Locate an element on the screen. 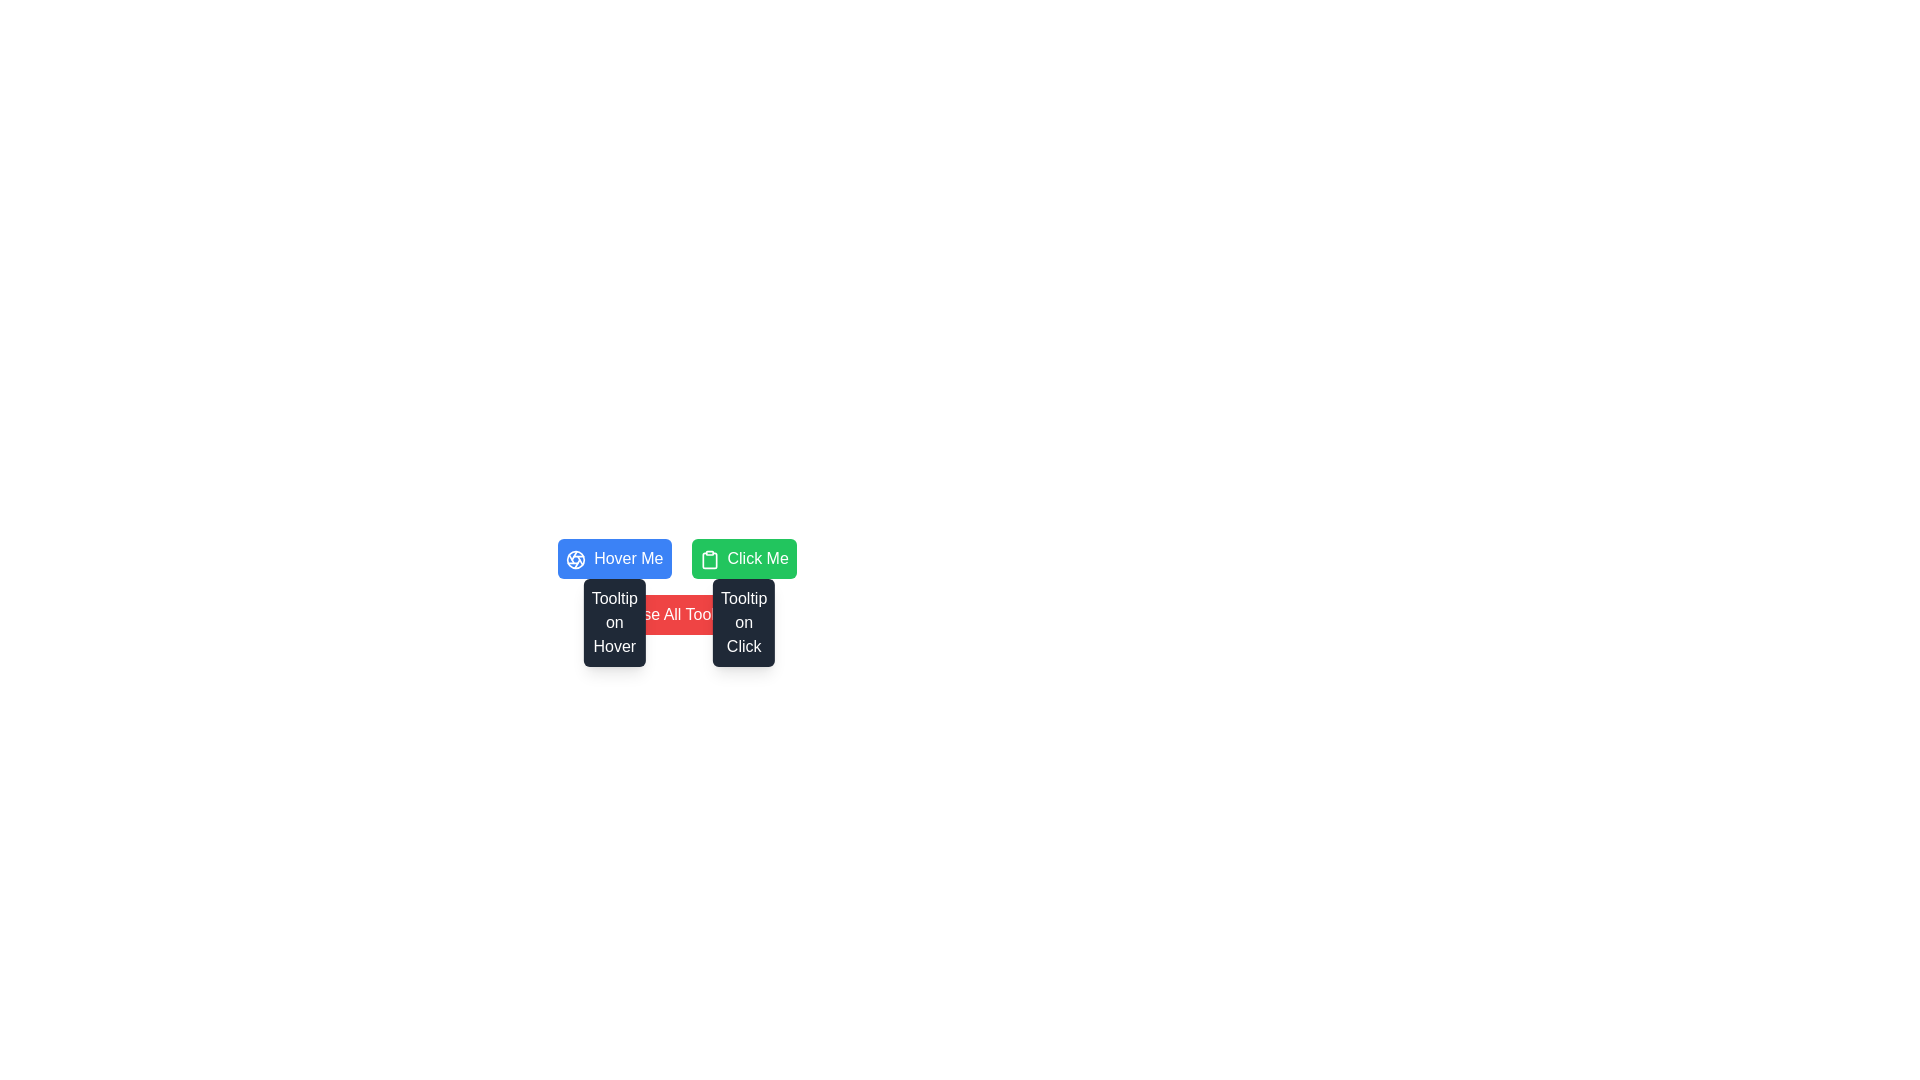  the button located in the first column and first row of the grid layout, which is positioned to the left of the green 'Click Me' button is located at coordinates (613, 559).